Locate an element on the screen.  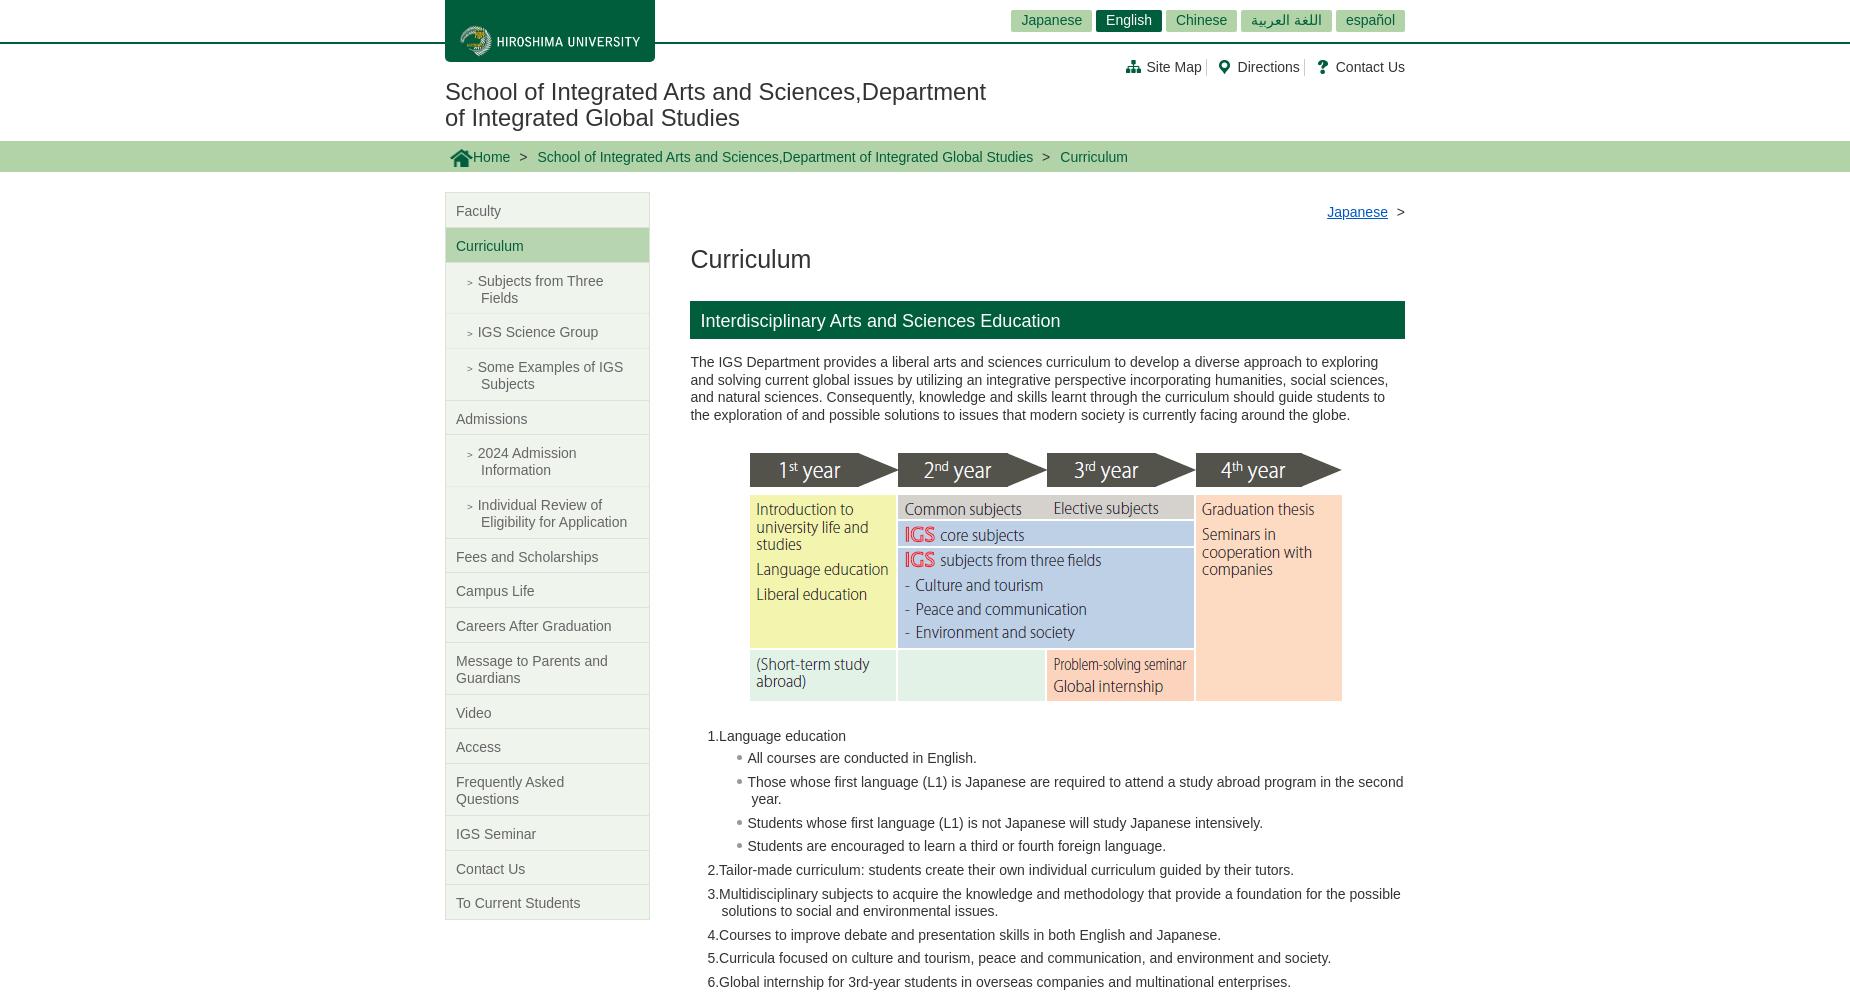
'Access' is located at coordinates (478, 746).